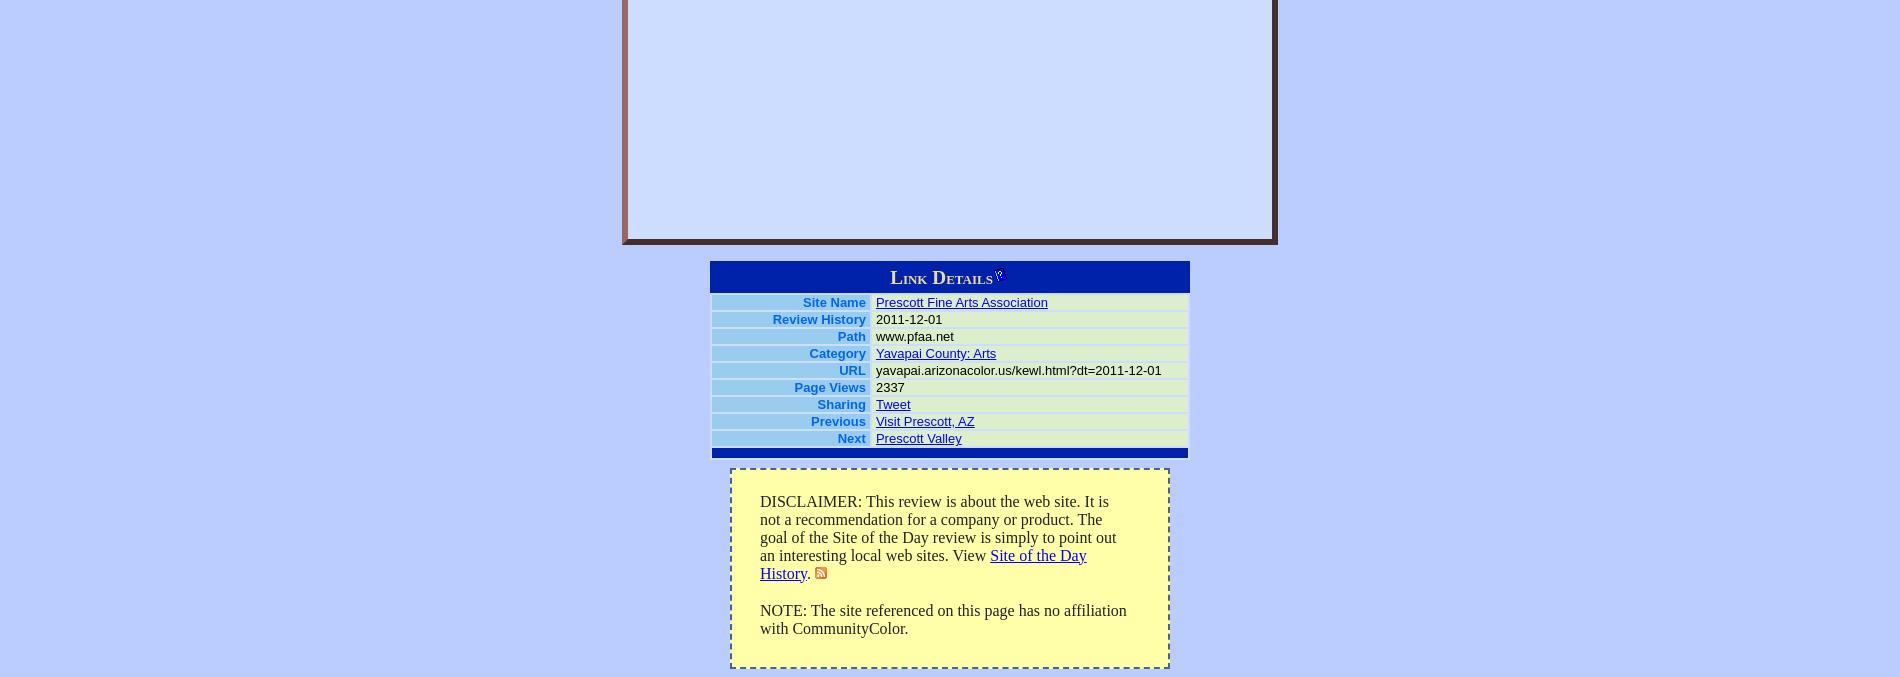 The image size is (1900, 677). I want to click on 'URL', so click(850, 370).